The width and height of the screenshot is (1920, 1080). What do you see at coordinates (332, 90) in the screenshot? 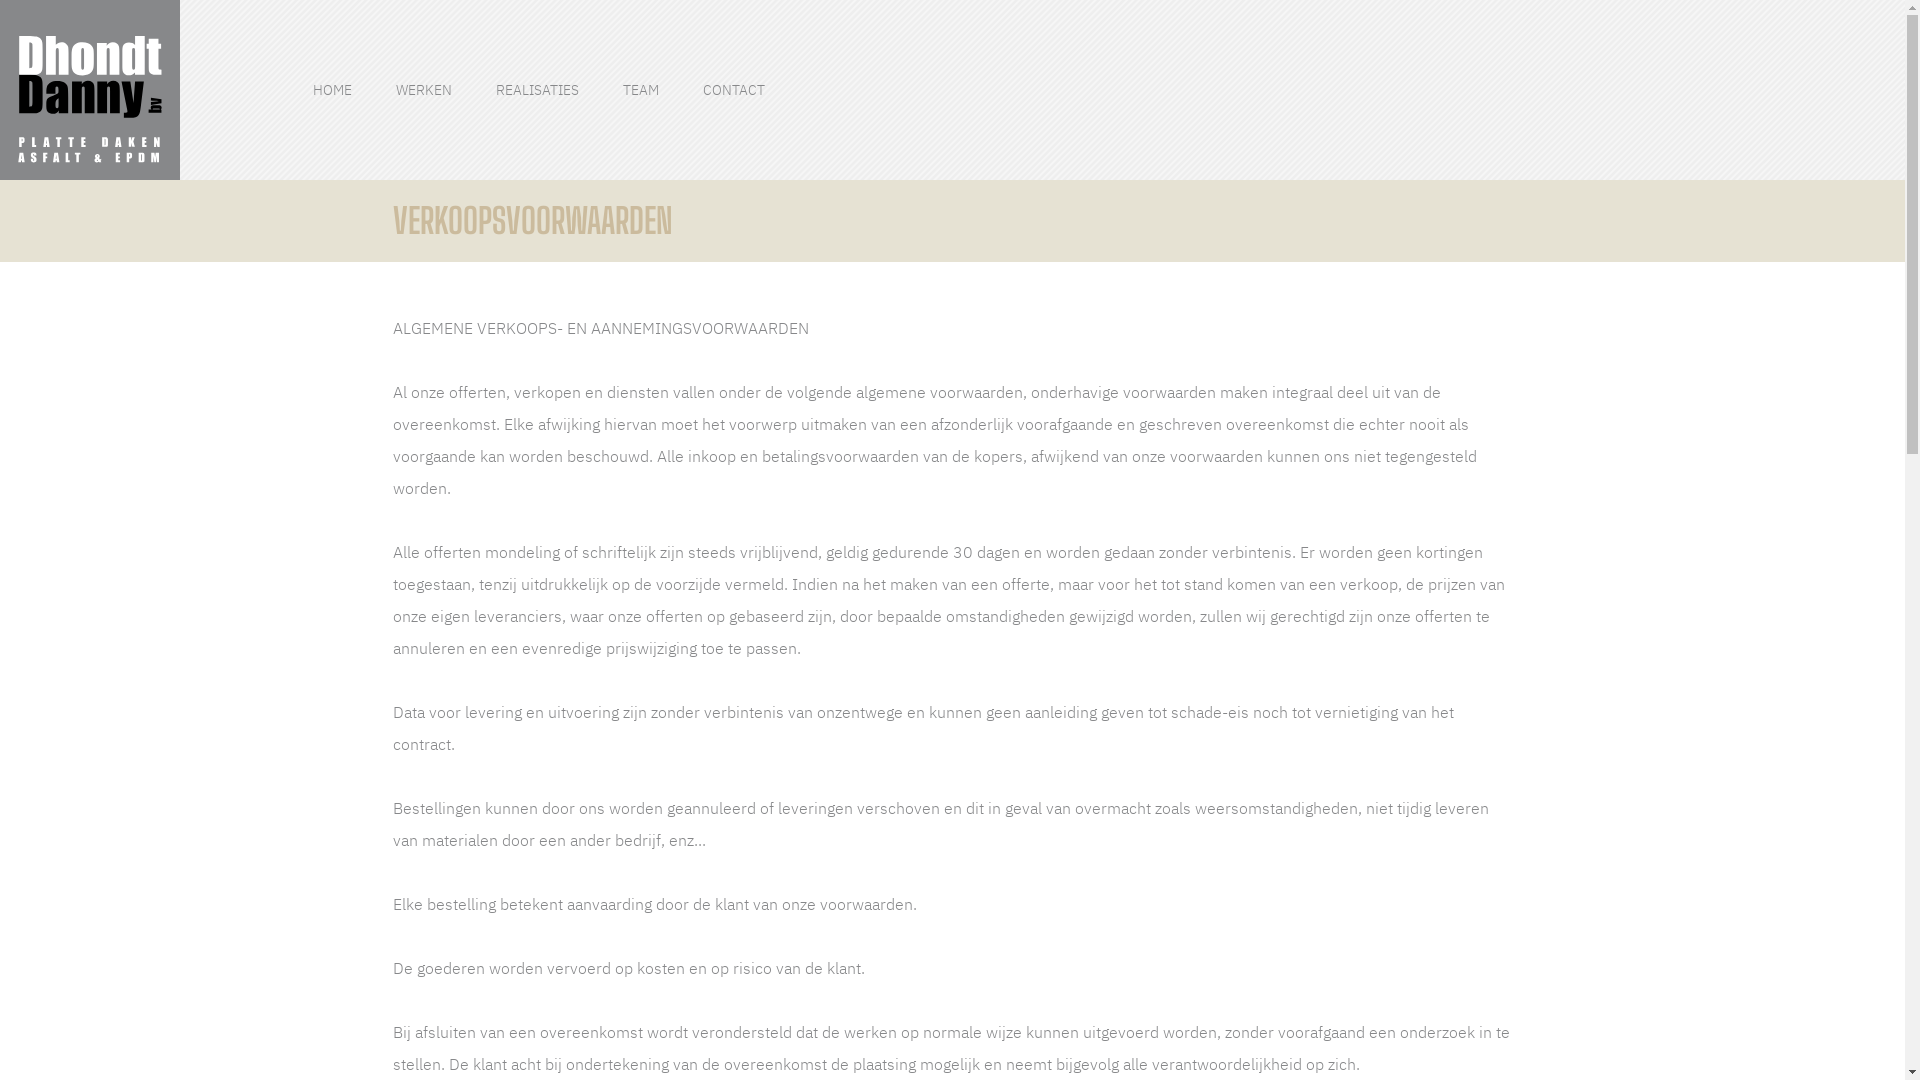
I see `'HOME'` at bounding box center [332, 90].